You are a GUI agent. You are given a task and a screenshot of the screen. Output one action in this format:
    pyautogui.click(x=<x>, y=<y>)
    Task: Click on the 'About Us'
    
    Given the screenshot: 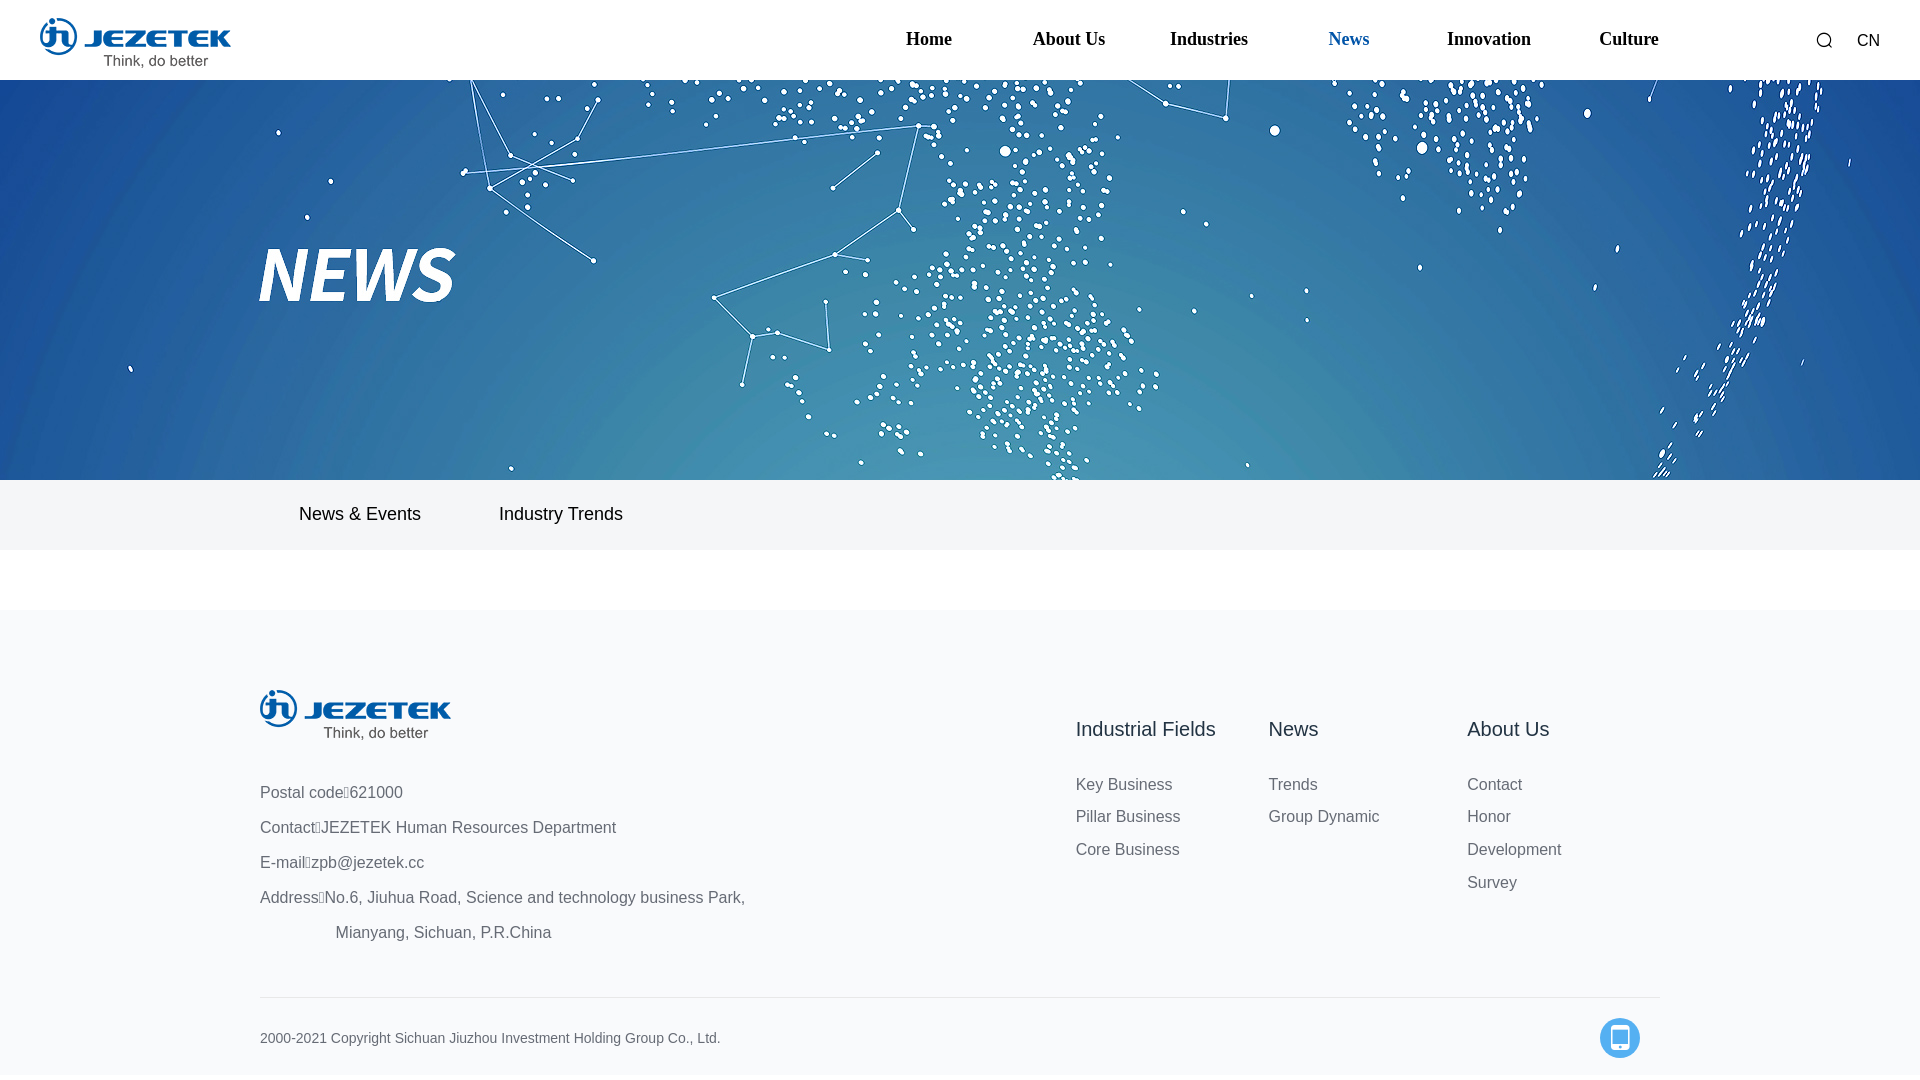 What is the action you would take?
    pyautogui.click(x=1507, y=729)
    